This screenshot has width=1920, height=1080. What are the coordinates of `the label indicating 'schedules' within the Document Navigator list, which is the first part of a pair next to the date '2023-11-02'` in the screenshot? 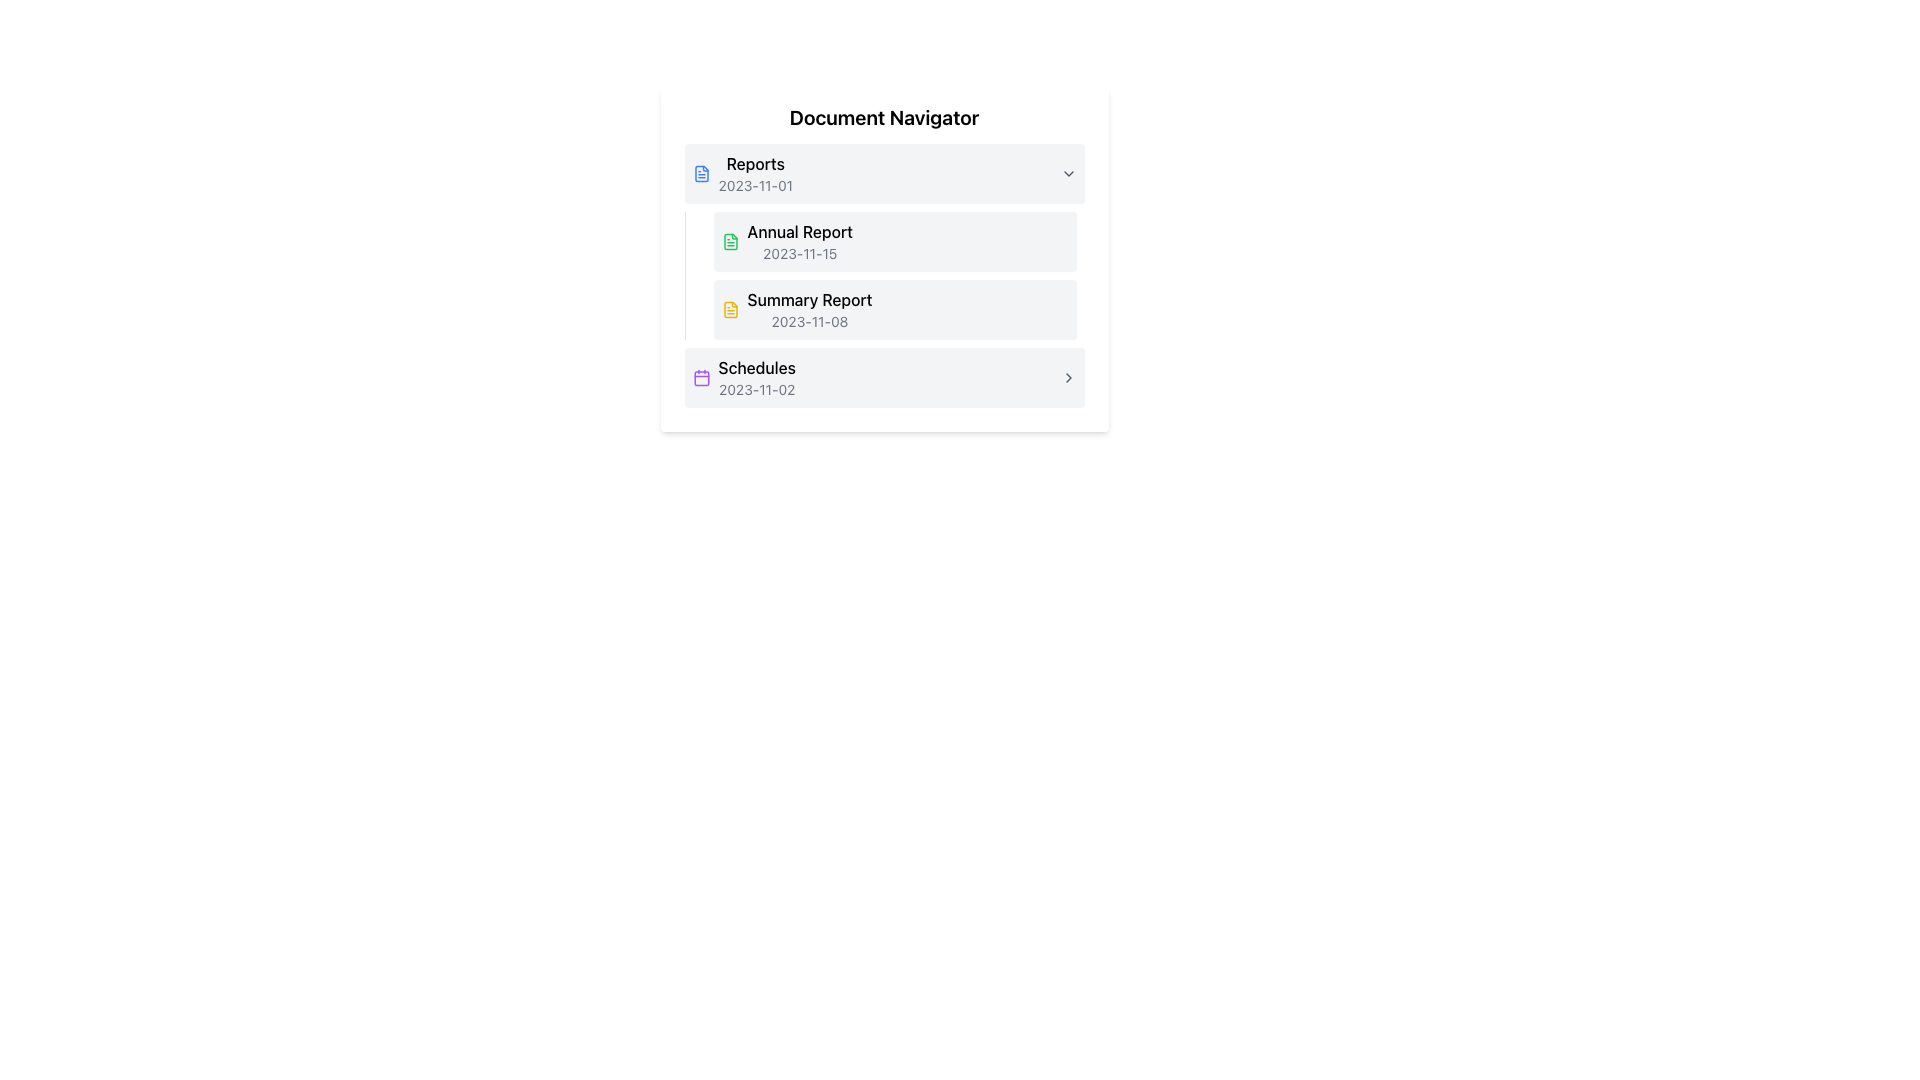 It's located at (756, 367).